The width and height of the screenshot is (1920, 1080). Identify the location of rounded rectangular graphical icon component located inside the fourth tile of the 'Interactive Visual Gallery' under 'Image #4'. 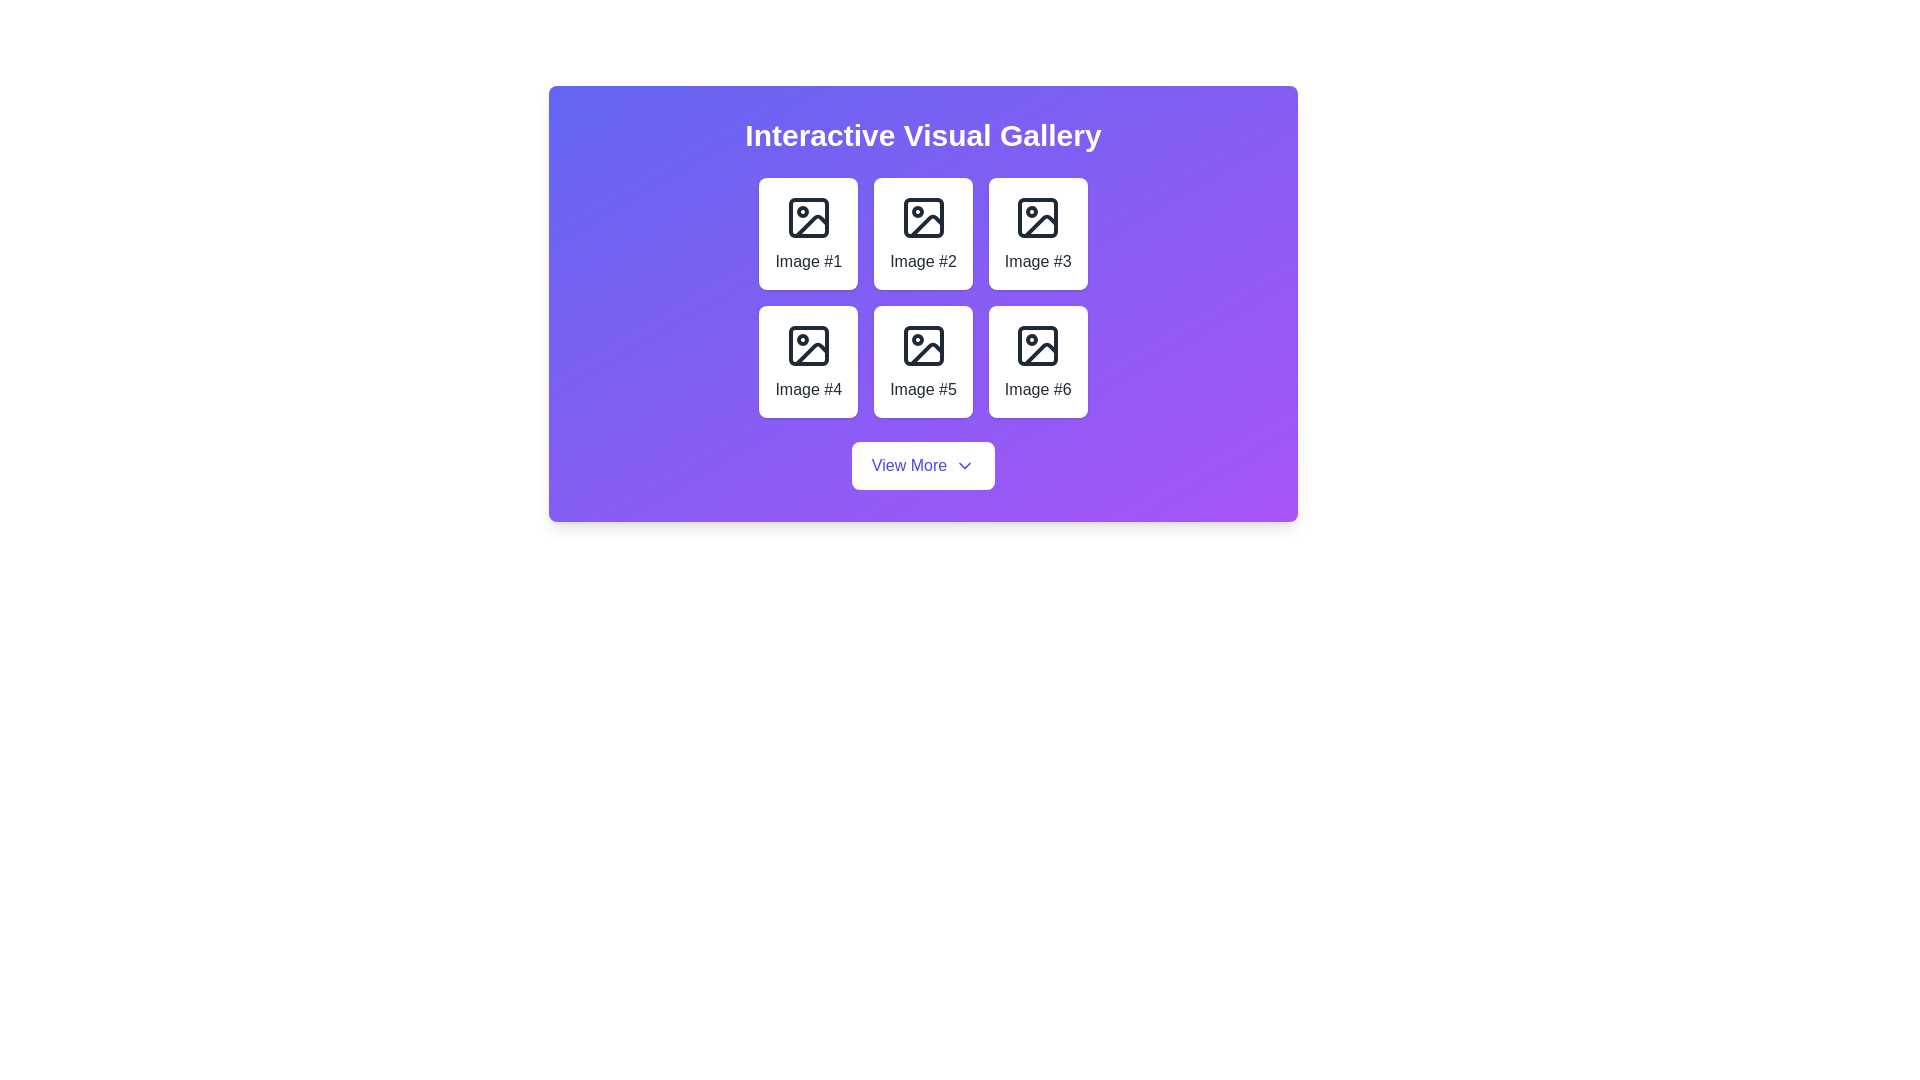
(808, 345).